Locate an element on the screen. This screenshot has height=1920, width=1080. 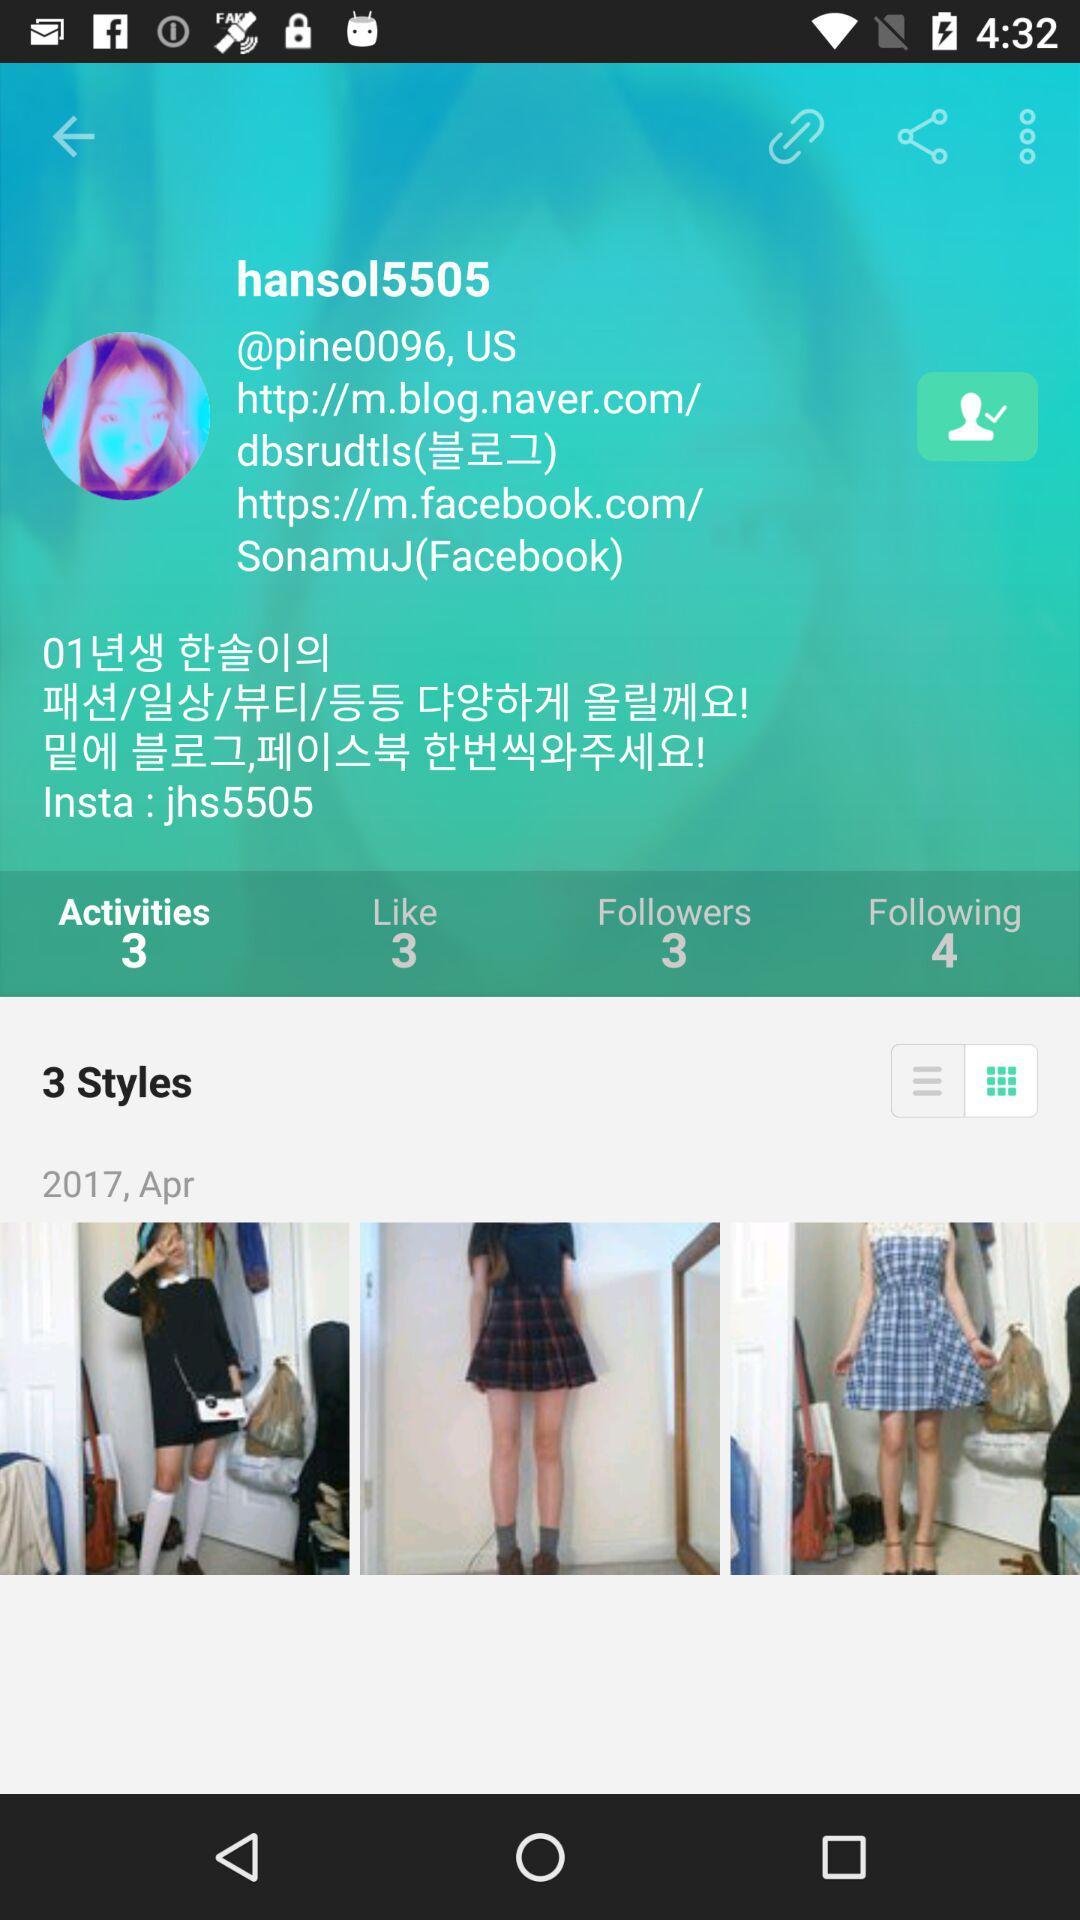
the icon above 2017, apr item is located at coordinates (1001, 1079).